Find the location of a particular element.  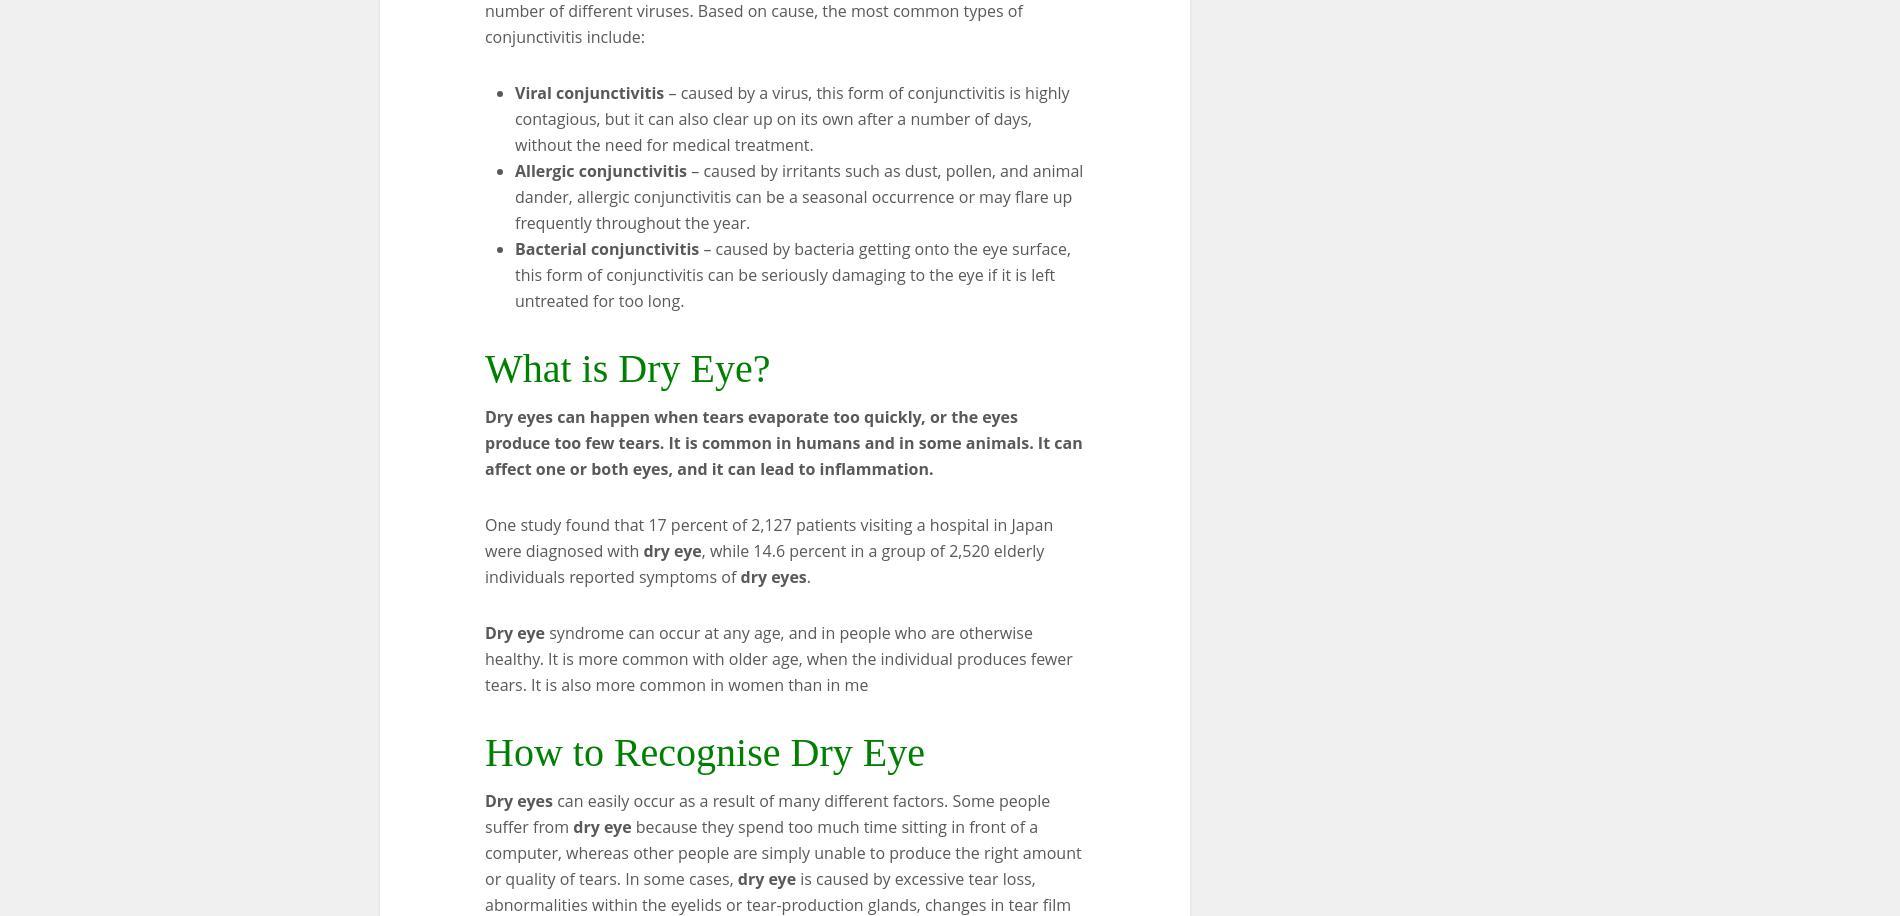

'syndrome can occur at any age, and in people who are otherwise healthy. It is more common with older age, when the individual produces fewer tears. It is also more common in women than in me' is located at coordinates (777, 656).